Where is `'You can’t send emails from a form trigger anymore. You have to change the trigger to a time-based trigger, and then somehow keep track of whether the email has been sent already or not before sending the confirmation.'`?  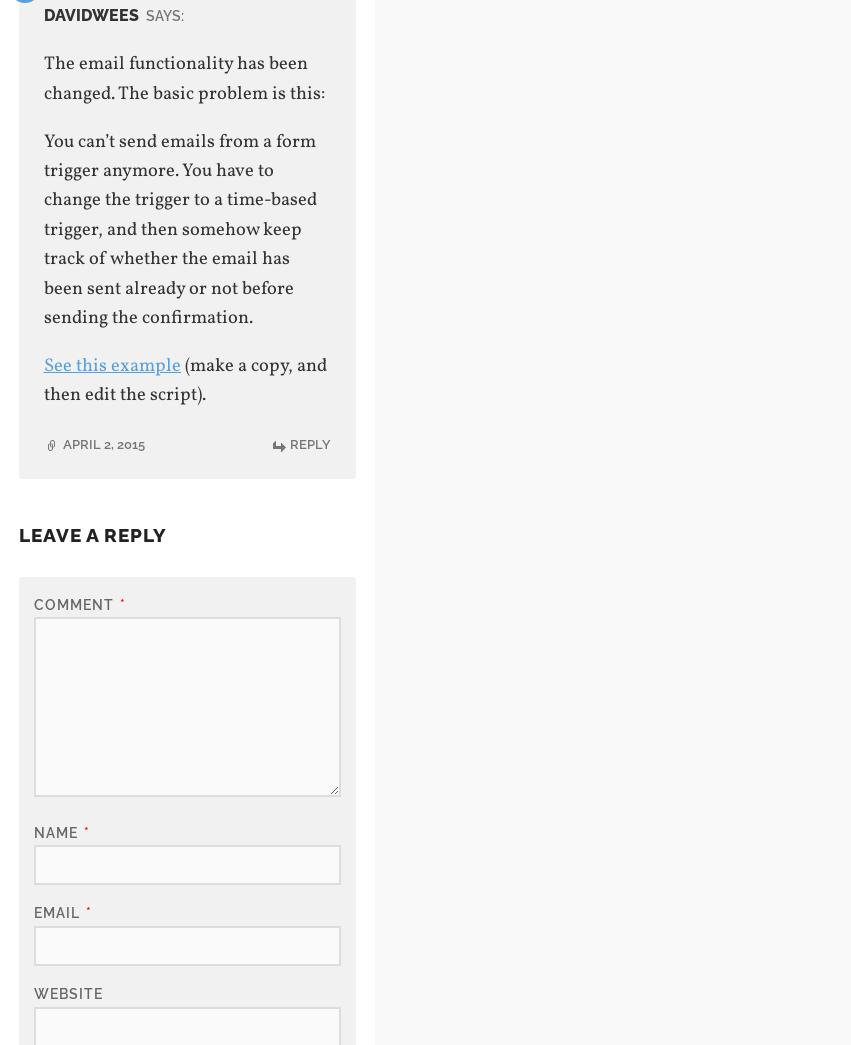
'You can’t send emails from a form trigger anymore. You have to change the trigger to a time-based trigger, and then somehow keep track of whether the email has been sent already or not before sending the confirmation.' is located at coordinates (42, 229).